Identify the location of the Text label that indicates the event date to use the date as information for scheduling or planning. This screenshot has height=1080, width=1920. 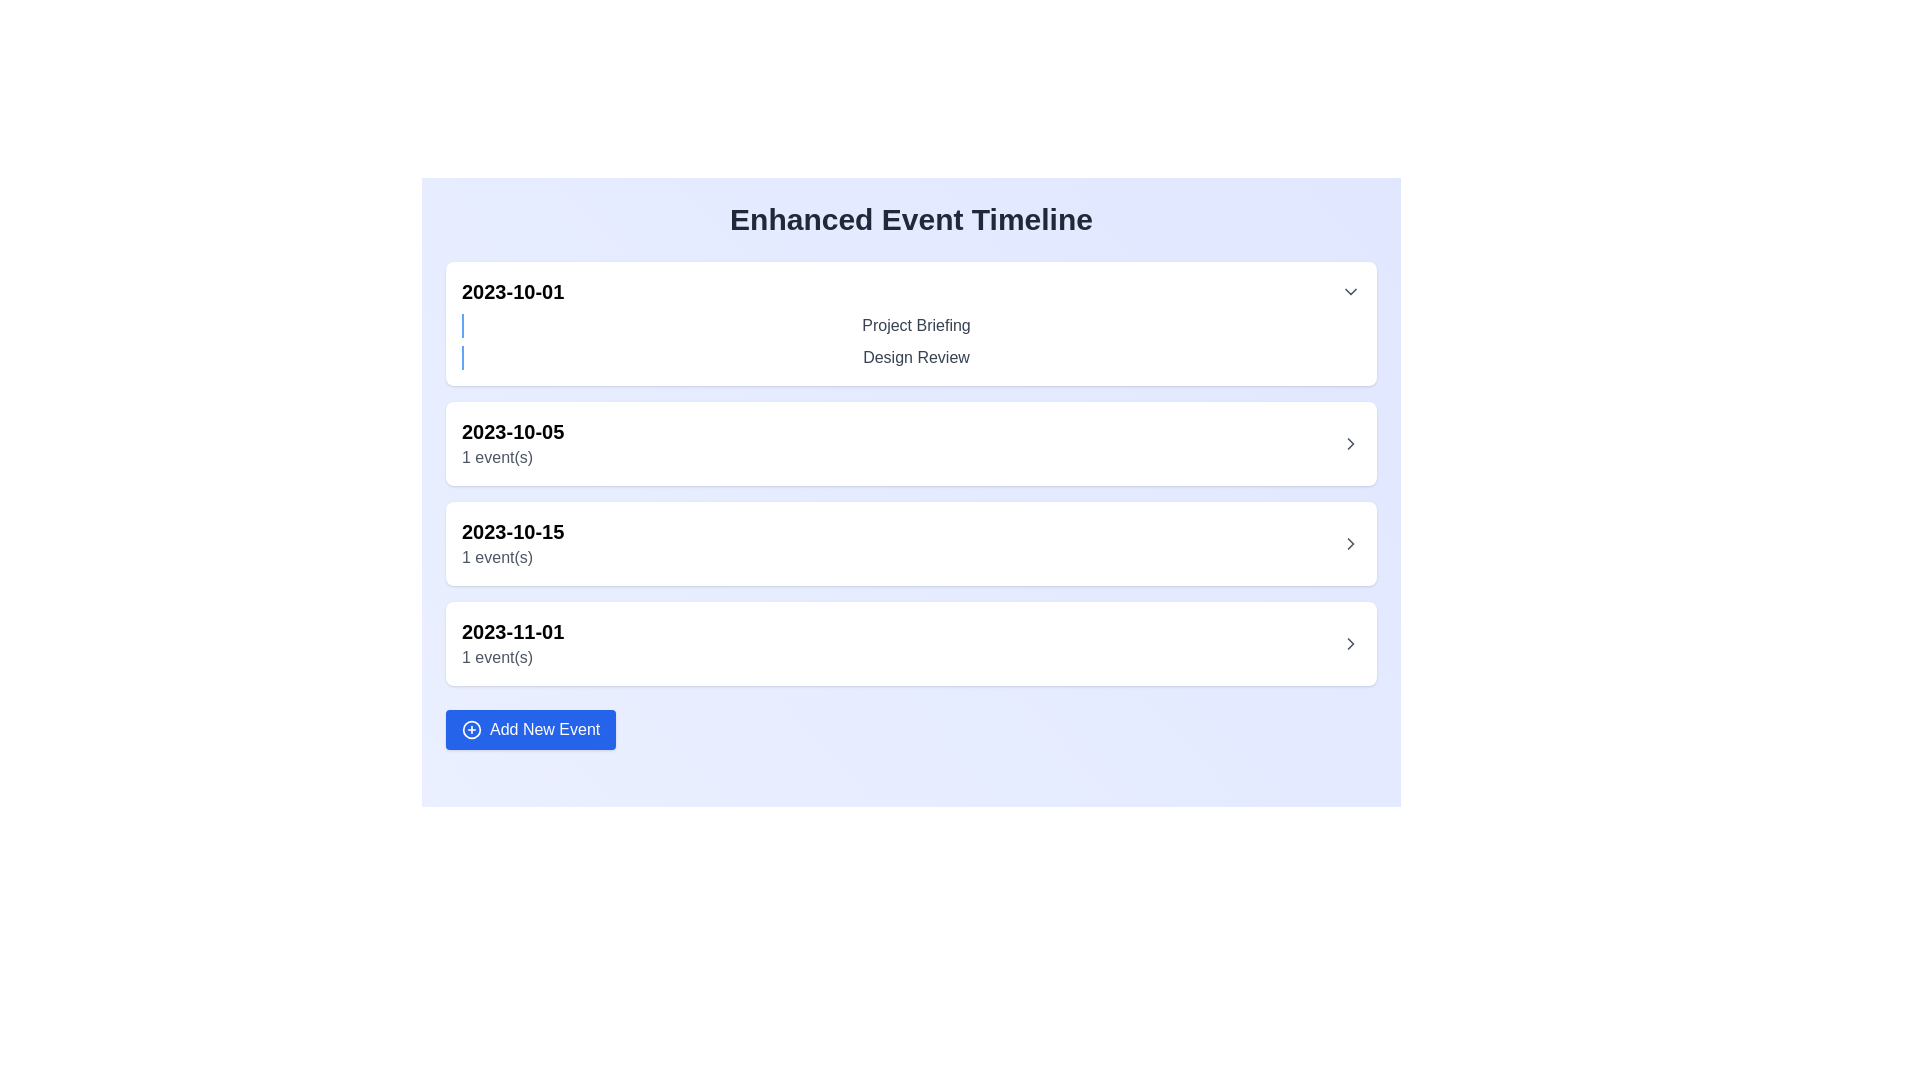
(513, 632).